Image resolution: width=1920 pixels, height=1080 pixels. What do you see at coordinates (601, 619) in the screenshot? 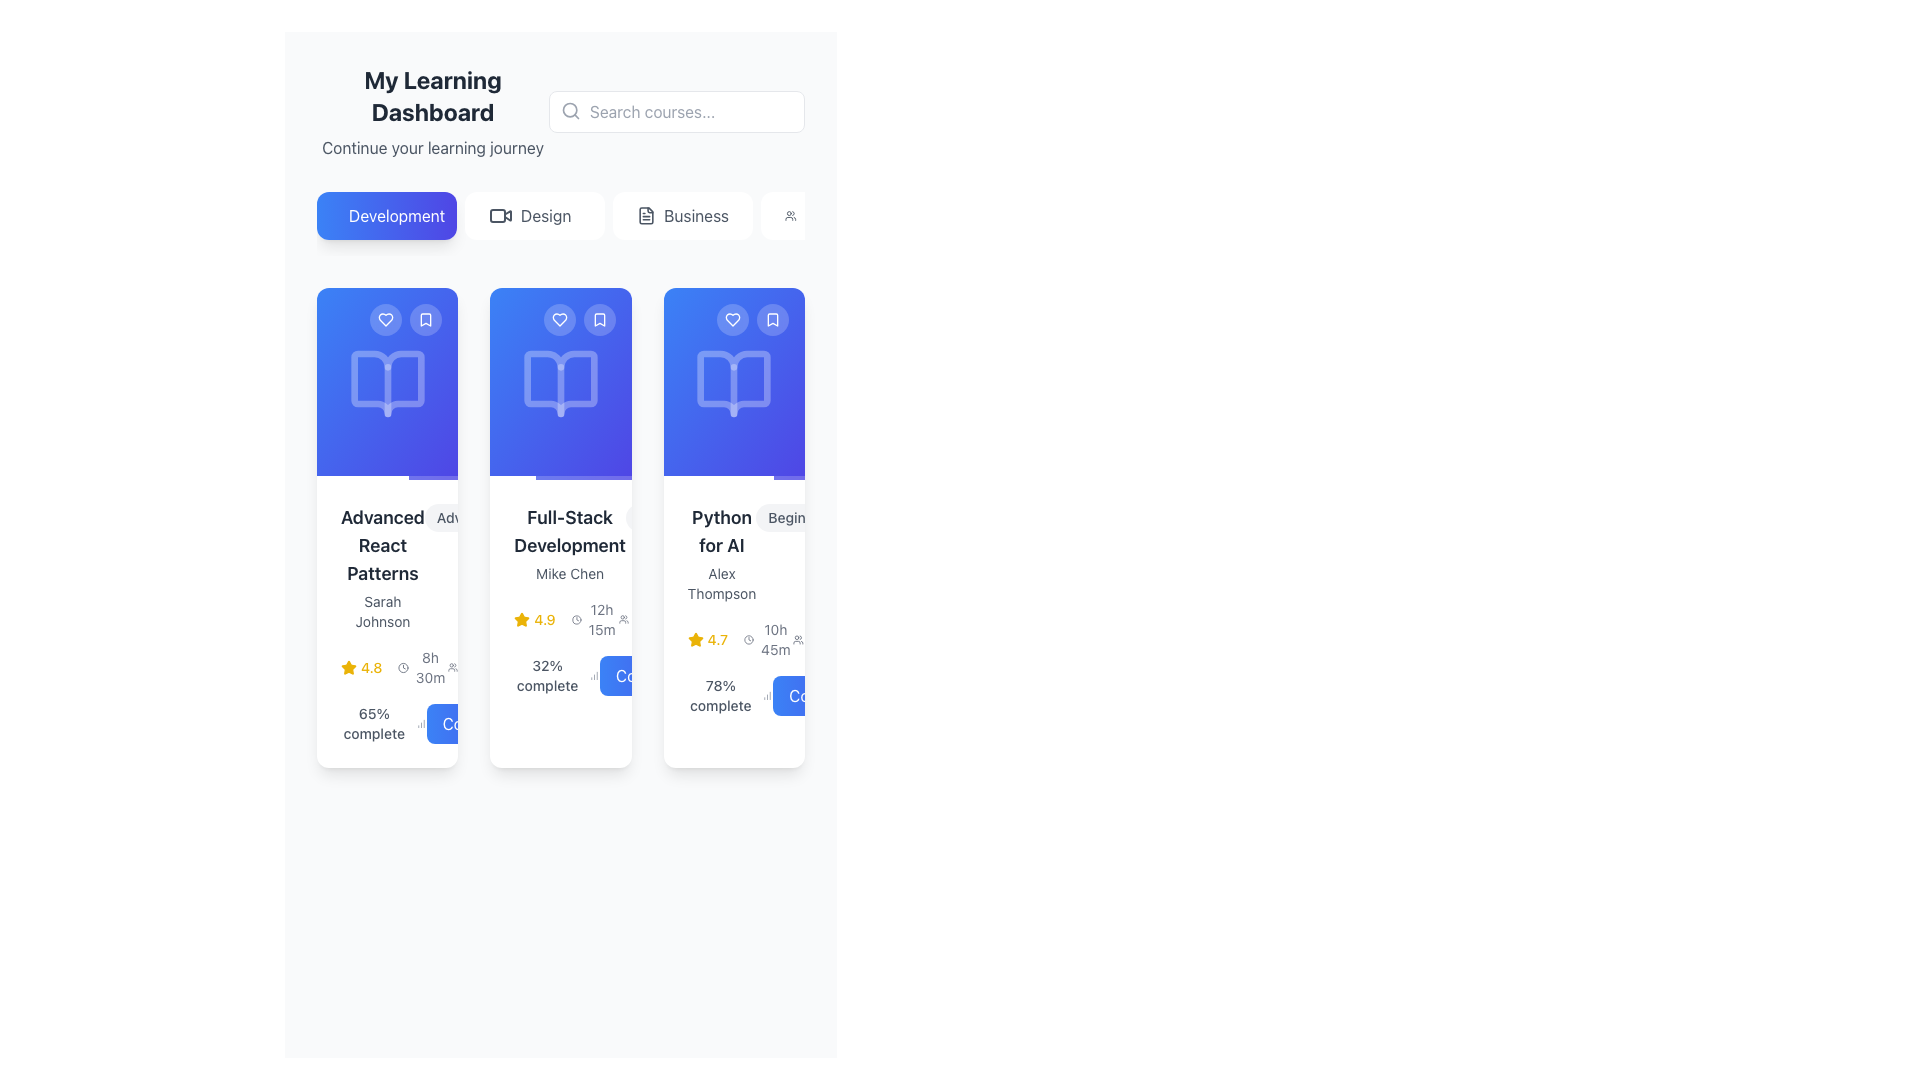
I see `the text label displaying the total duration of the course, located to the right of the clock icon in the second course card titled 'Full-Stack Development'` at bounding box center [601, 619].